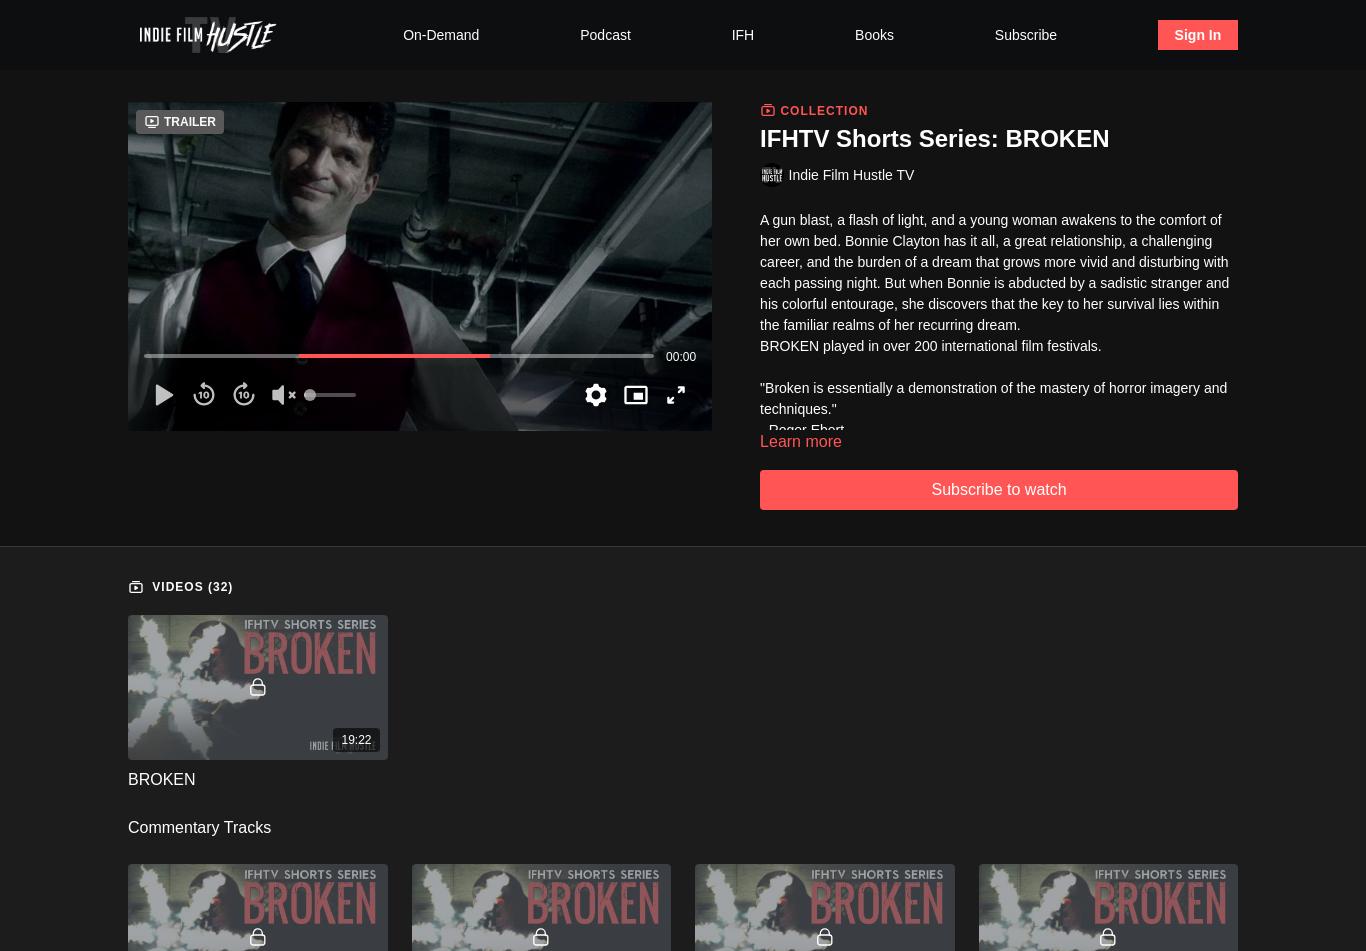 The height and width of the screenshot is (951, 1366). I want to click on '00:00', so click(679, 355).